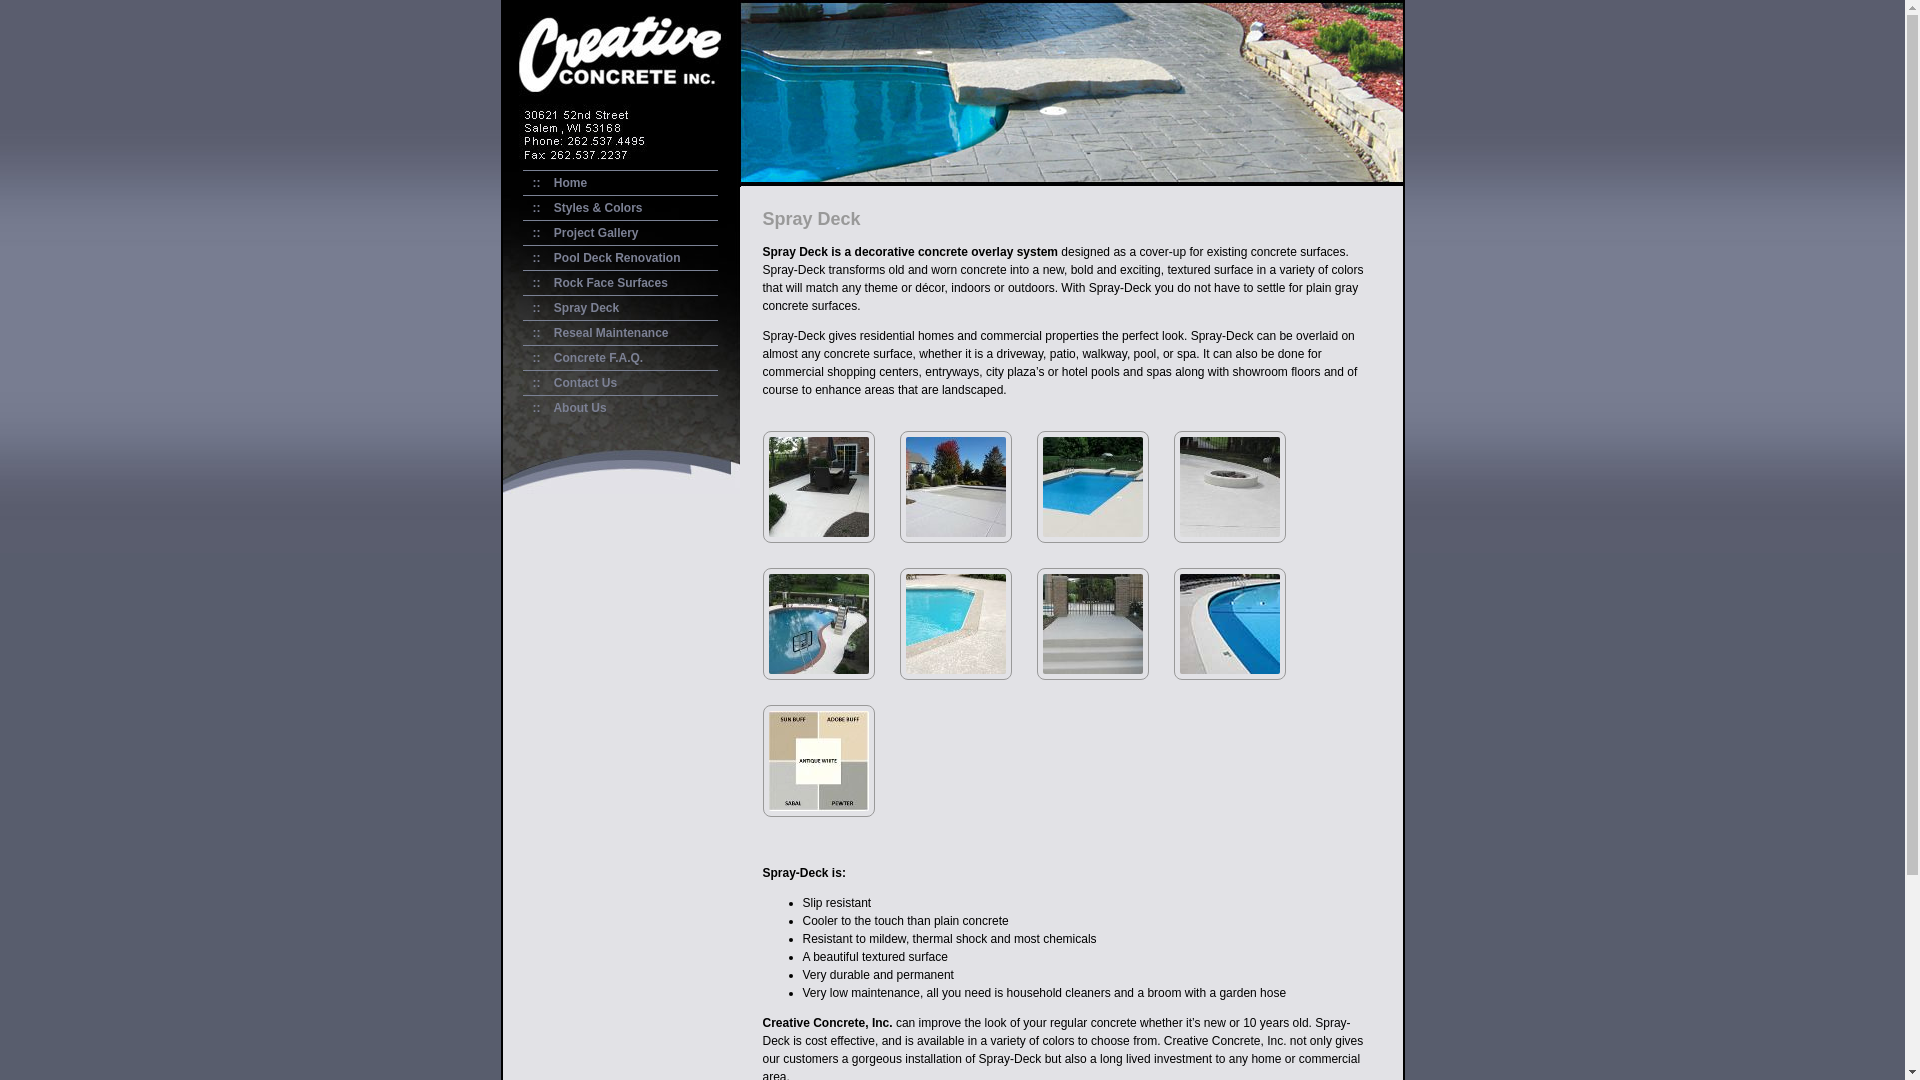 This screenshot has width=1920, height=1080. I want to click on '::    Home', so click(554, 182).